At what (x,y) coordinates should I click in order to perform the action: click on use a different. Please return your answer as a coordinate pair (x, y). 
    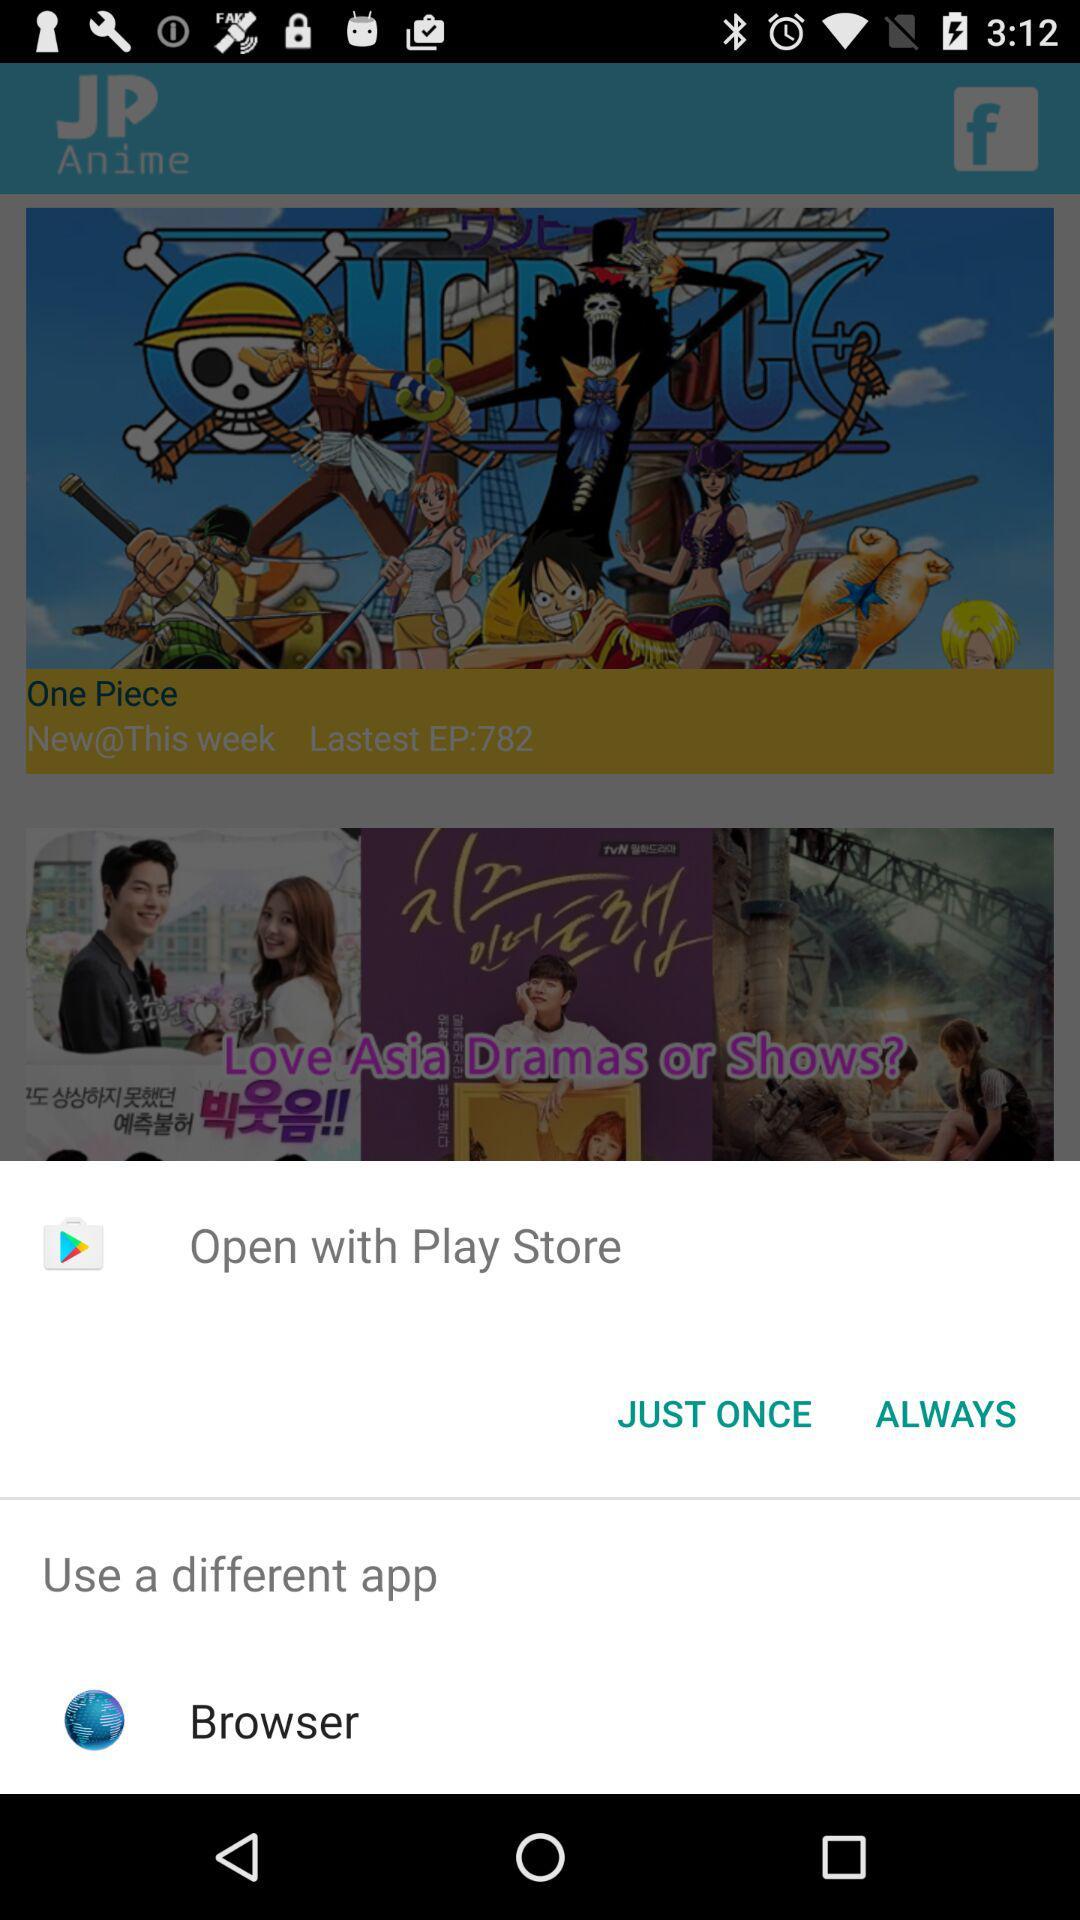
    Looking at the image, I should click on (540, 1572).